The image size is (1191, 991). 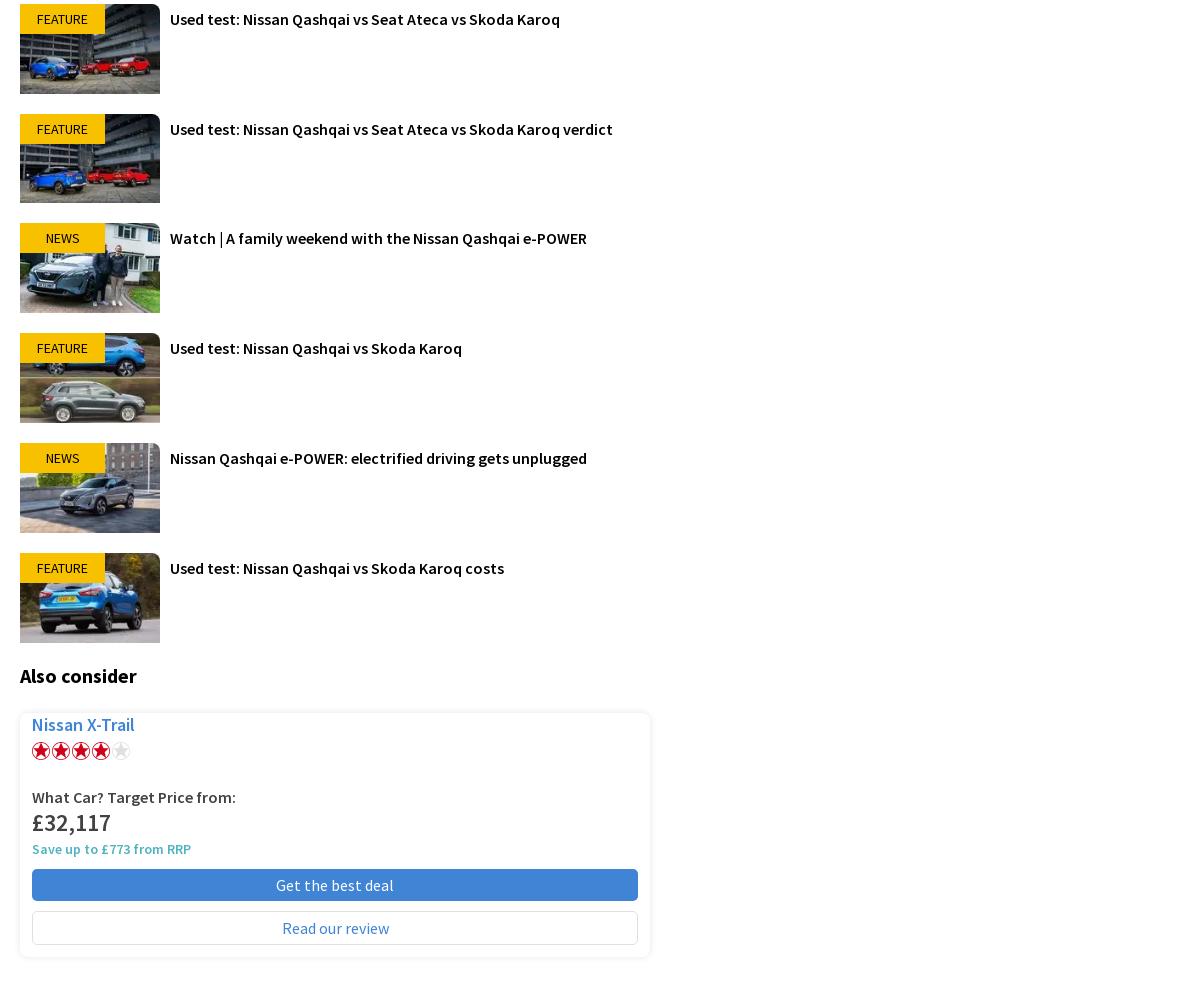 I want to click on '£32,117', so click(x=70, y=821).